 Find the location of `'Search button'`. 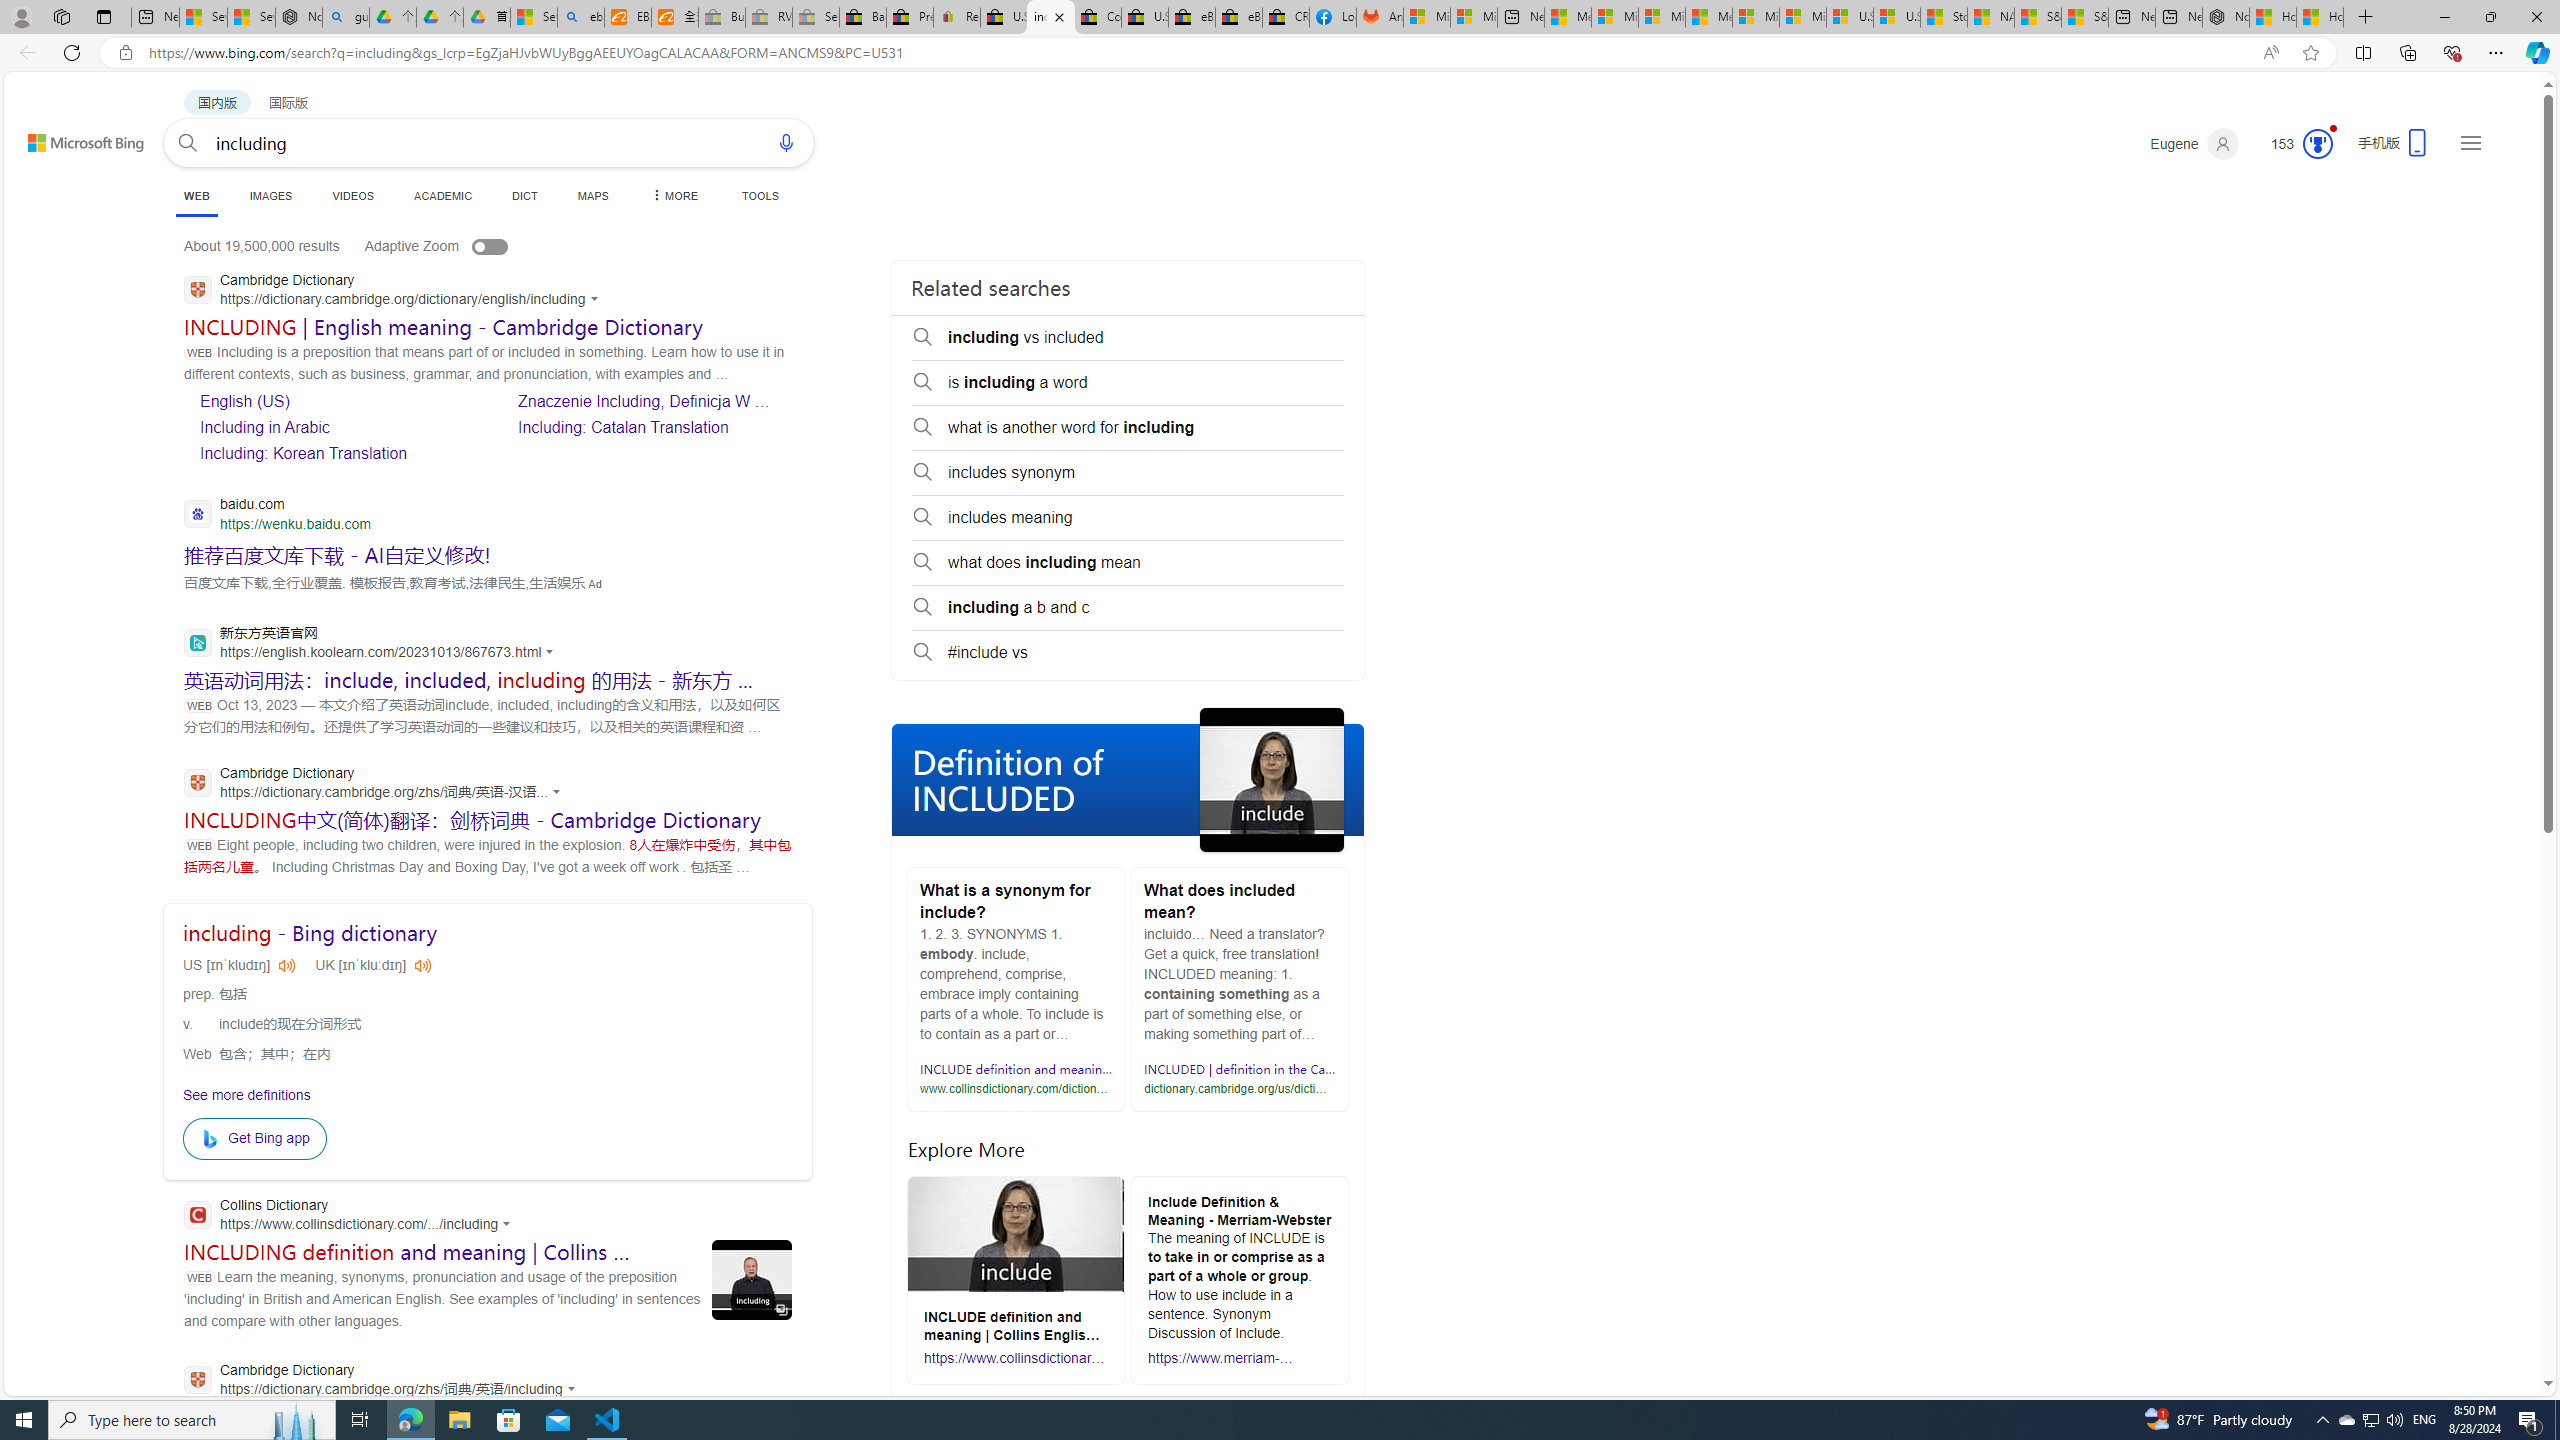

'Search button' is located at coordinates (187, 141).